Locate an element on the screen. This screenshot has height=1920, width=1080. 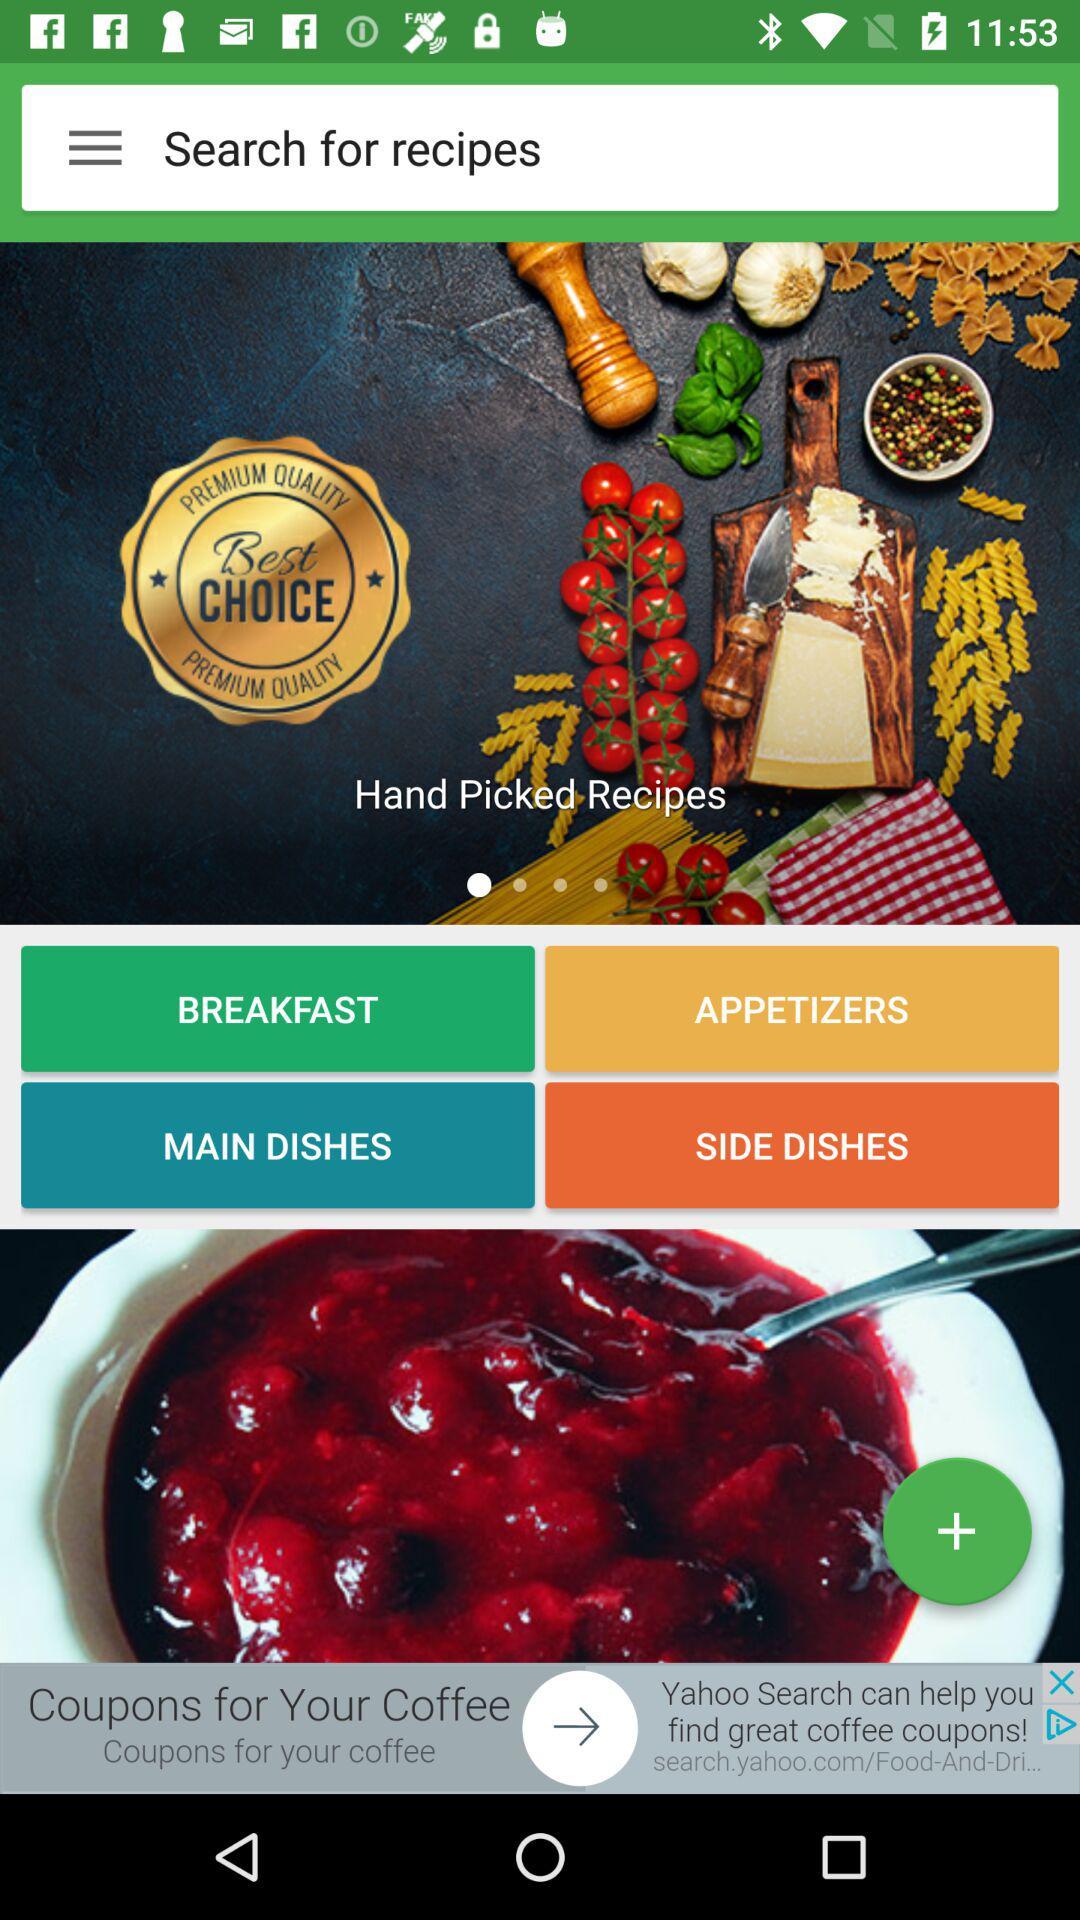
the add icon is located at coordinates (955, 1538).